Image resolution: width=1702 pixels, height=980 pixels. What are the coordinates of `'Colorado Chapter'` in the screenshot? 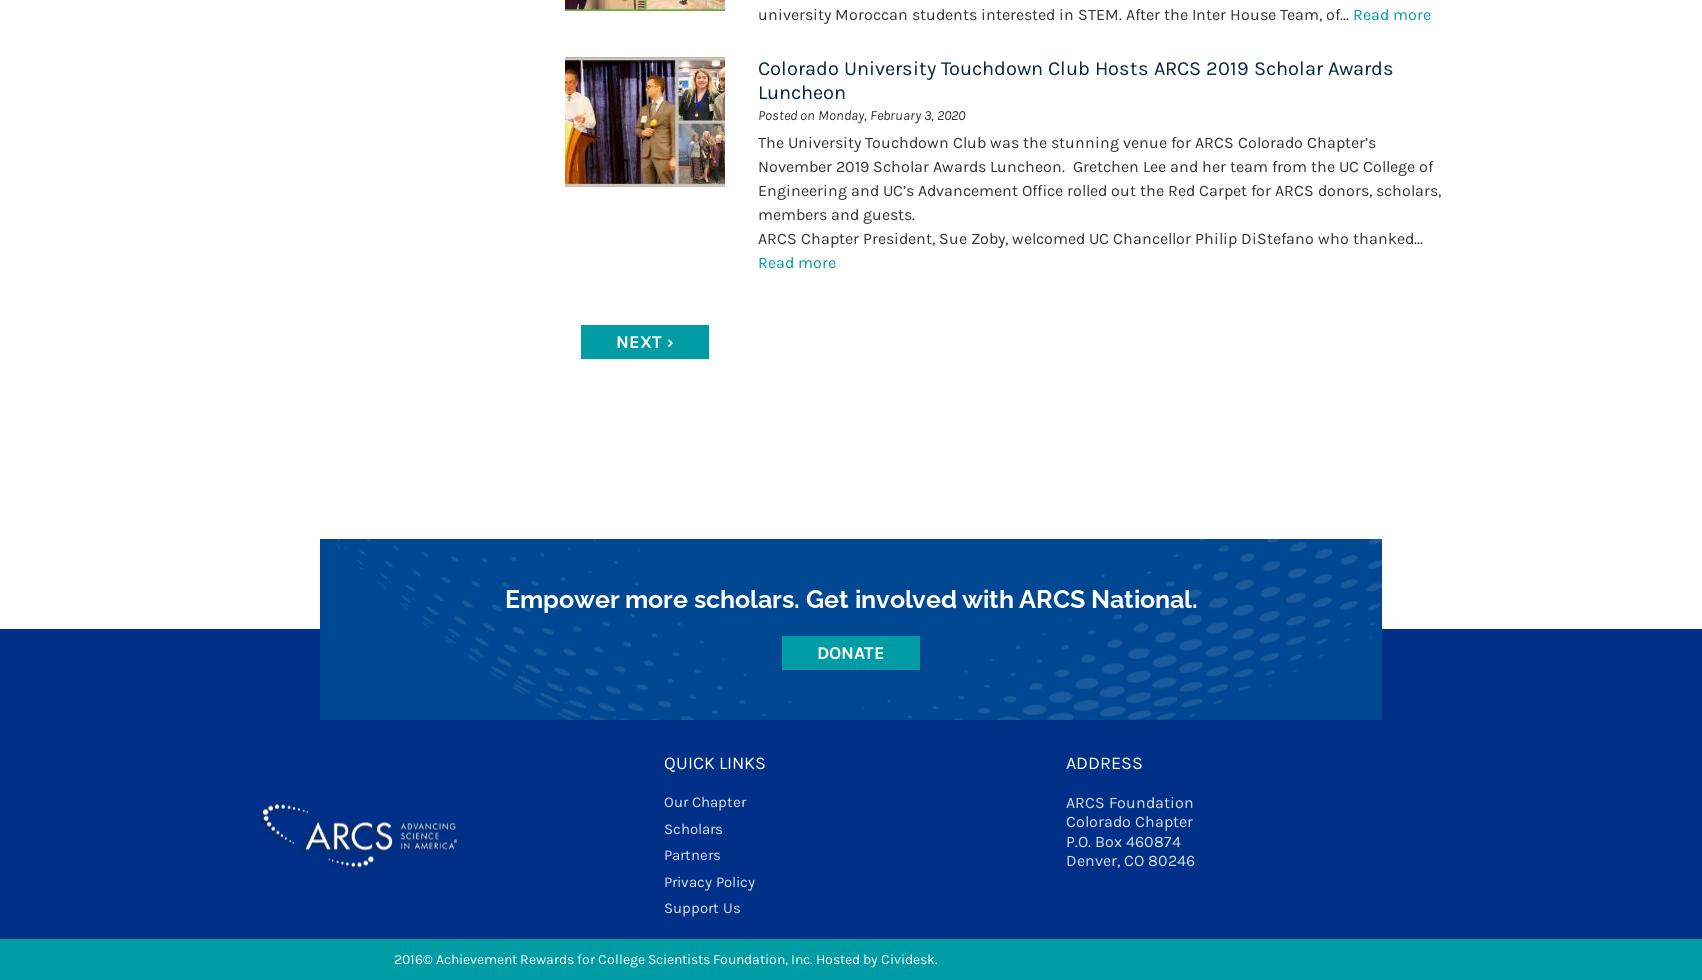 It's located at (1128, 821).